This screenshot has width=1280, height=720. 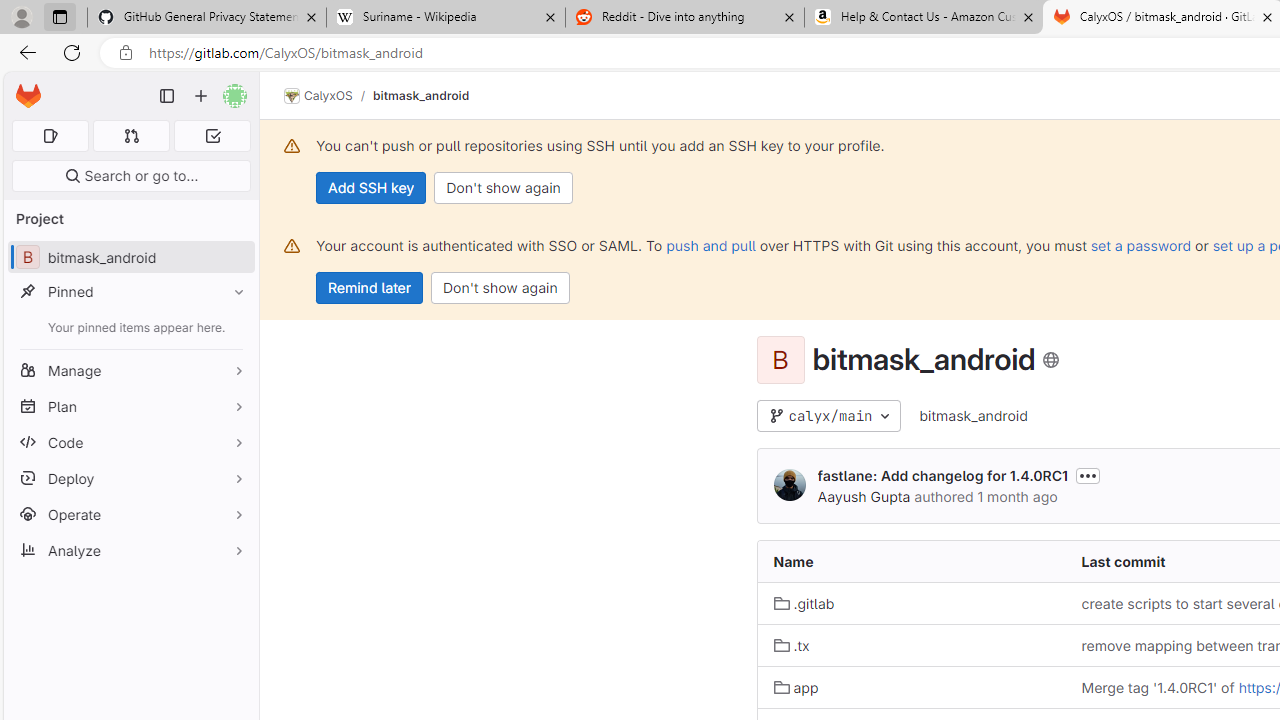 What do you see at coordinates (130, 441) in the screenshot?
I see `'Code'` at bounding box center [130, 441].